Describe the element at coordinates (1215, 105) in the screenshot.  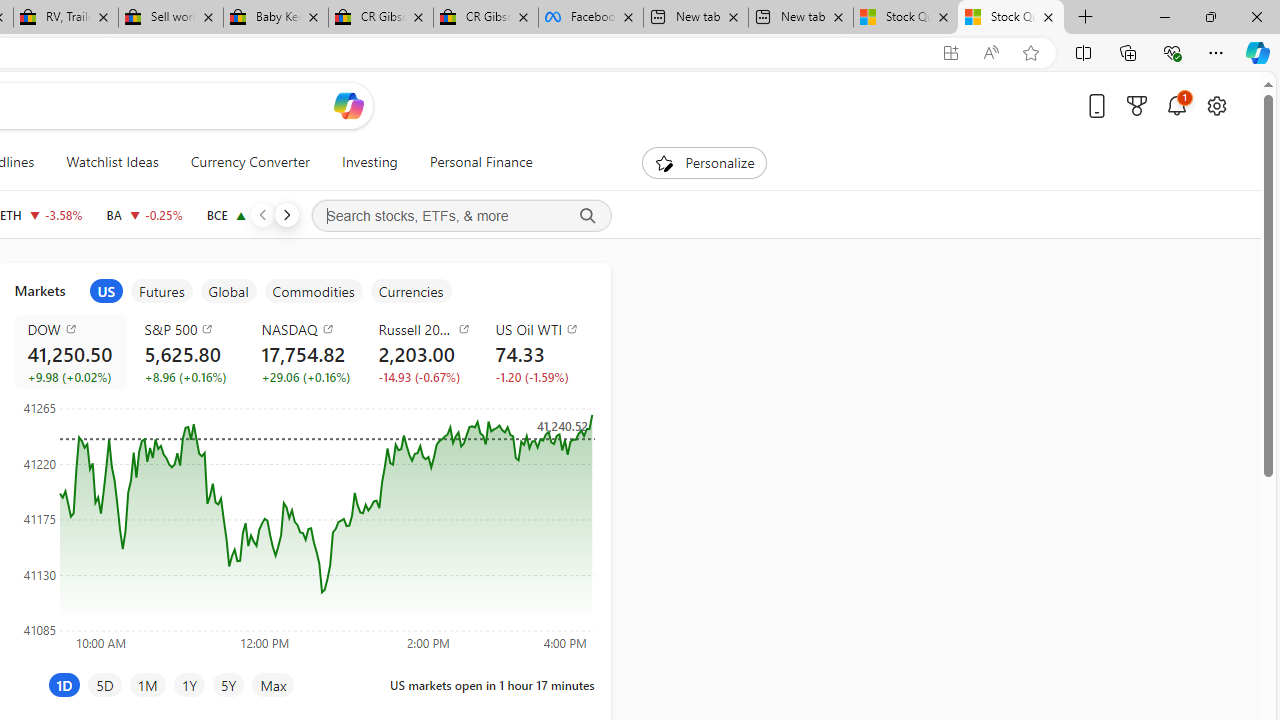
I see `'Open settings'` at that location.